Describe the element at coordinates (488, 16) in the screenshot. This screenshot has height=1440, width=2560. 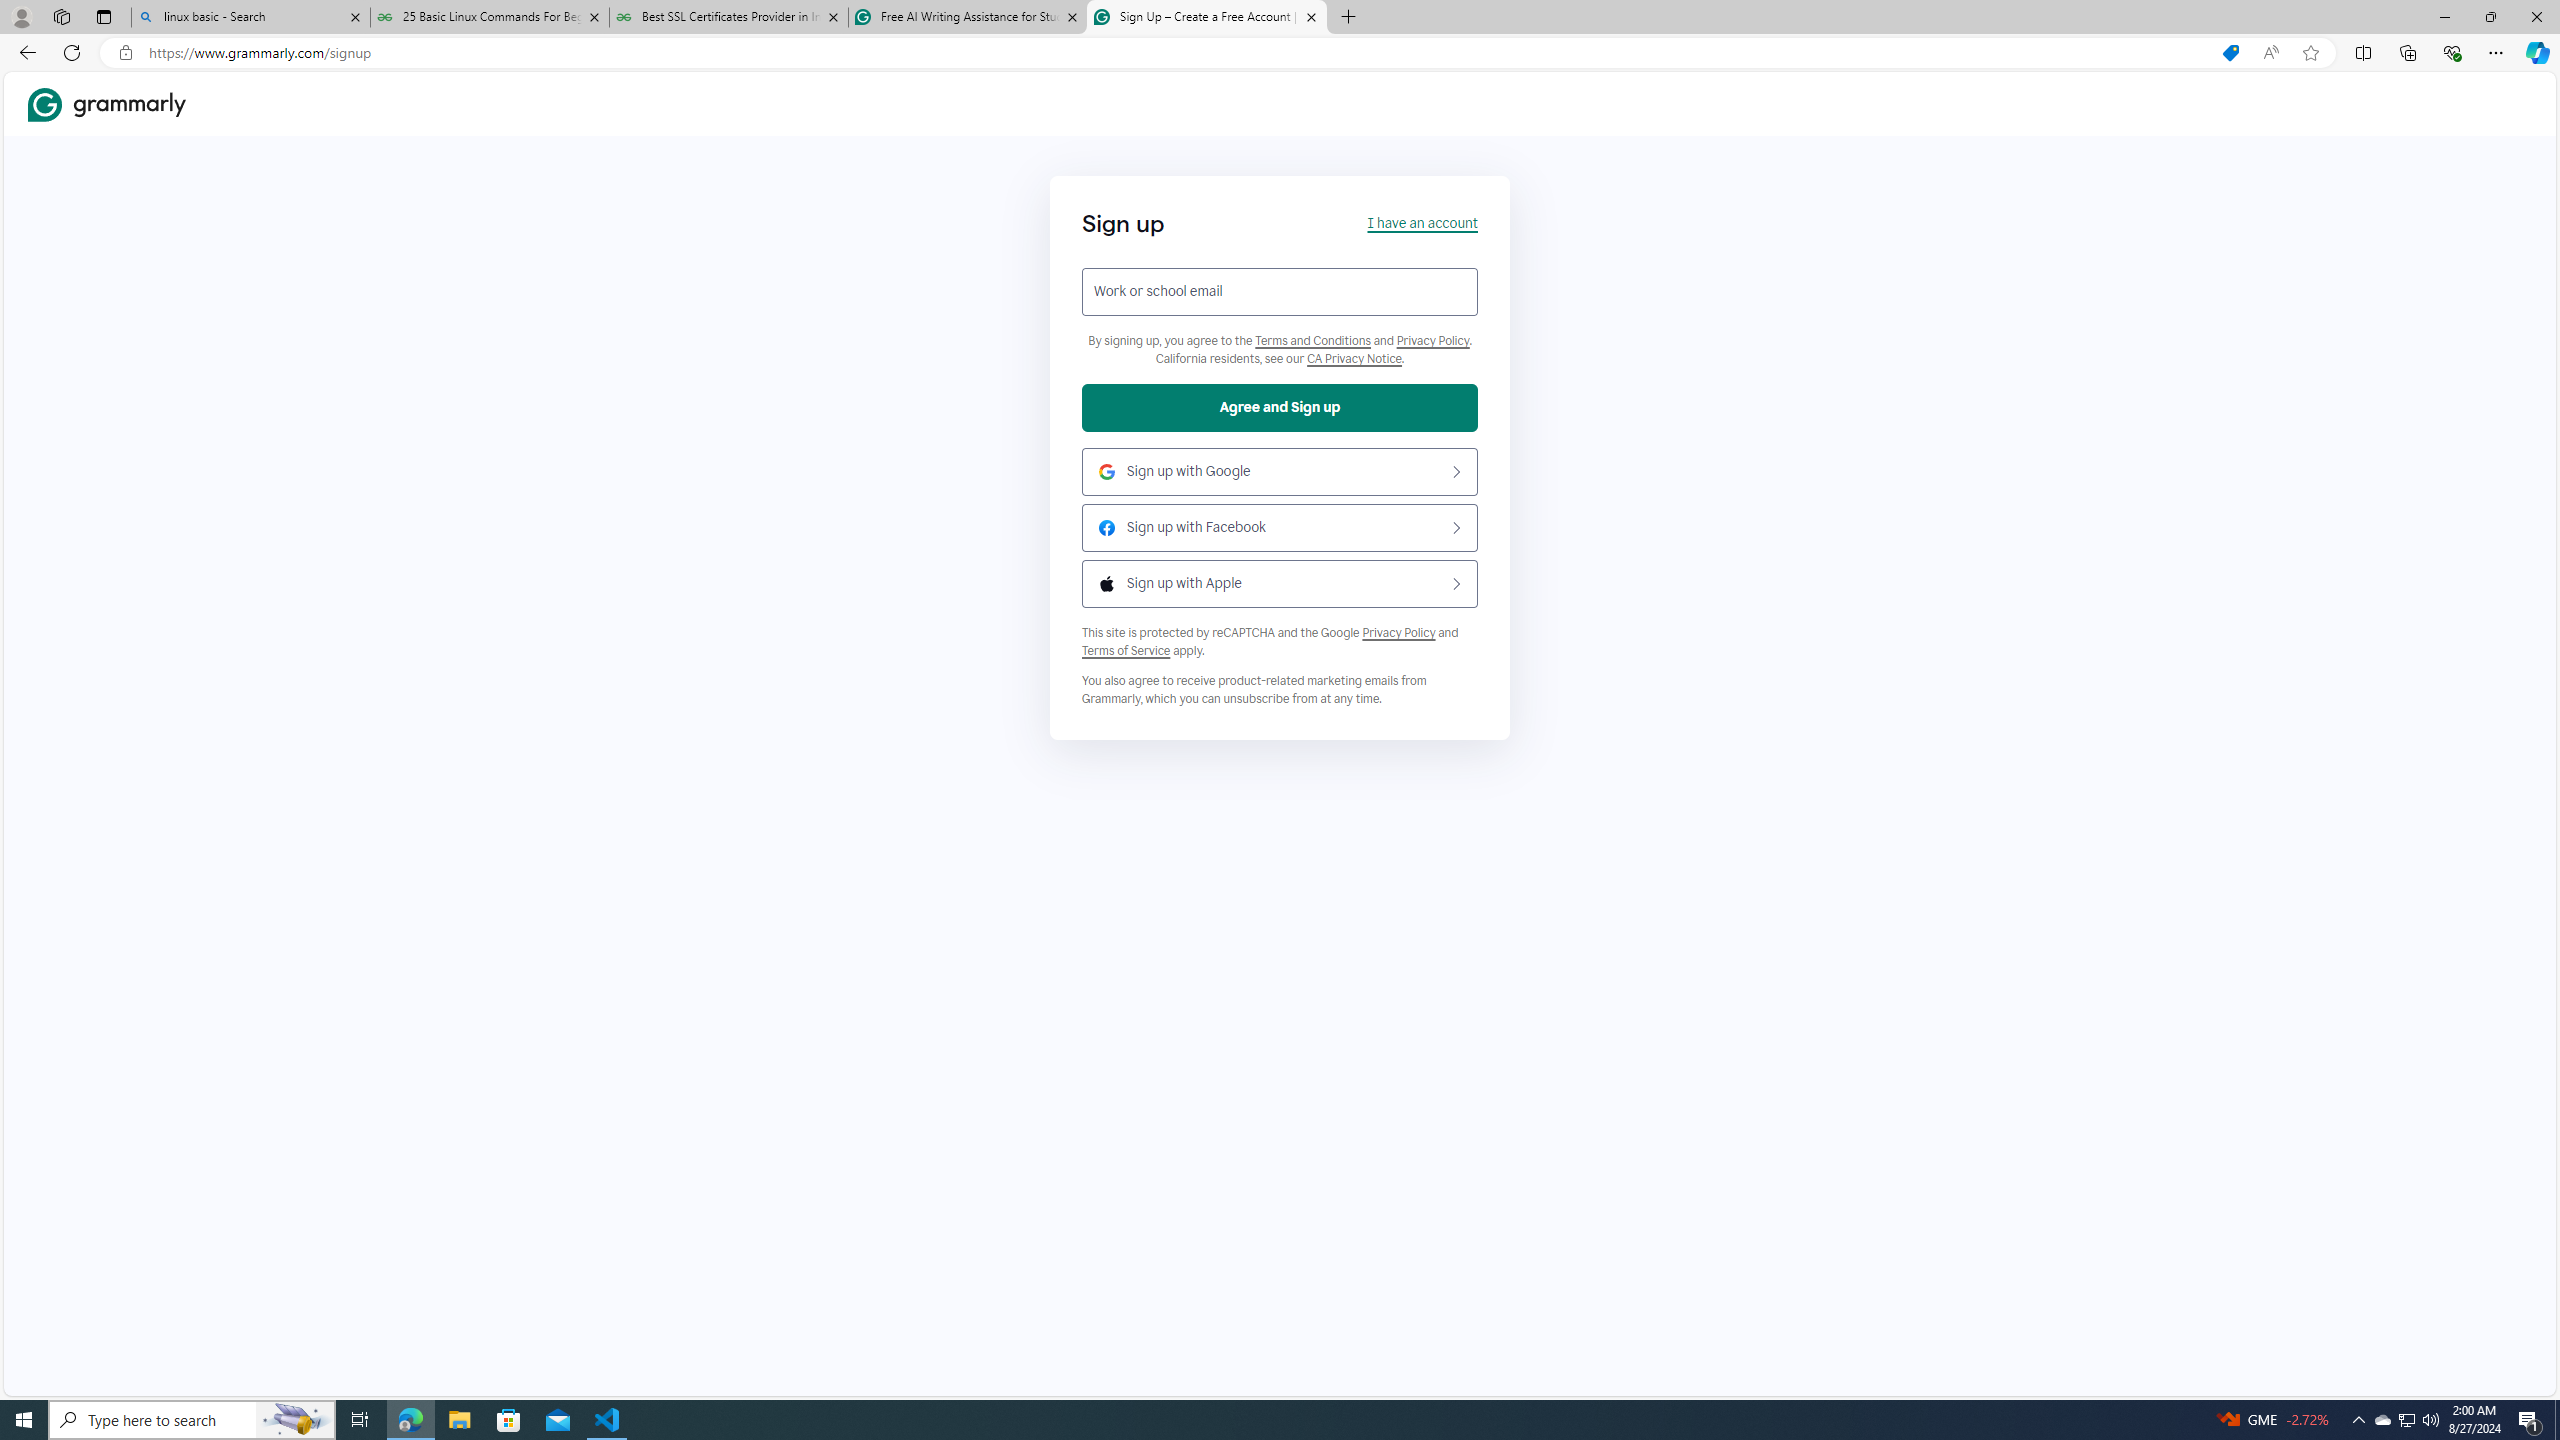
I see `'25 Basic Linux Commands For Beginners - GeeksforGeeks'` at that location.